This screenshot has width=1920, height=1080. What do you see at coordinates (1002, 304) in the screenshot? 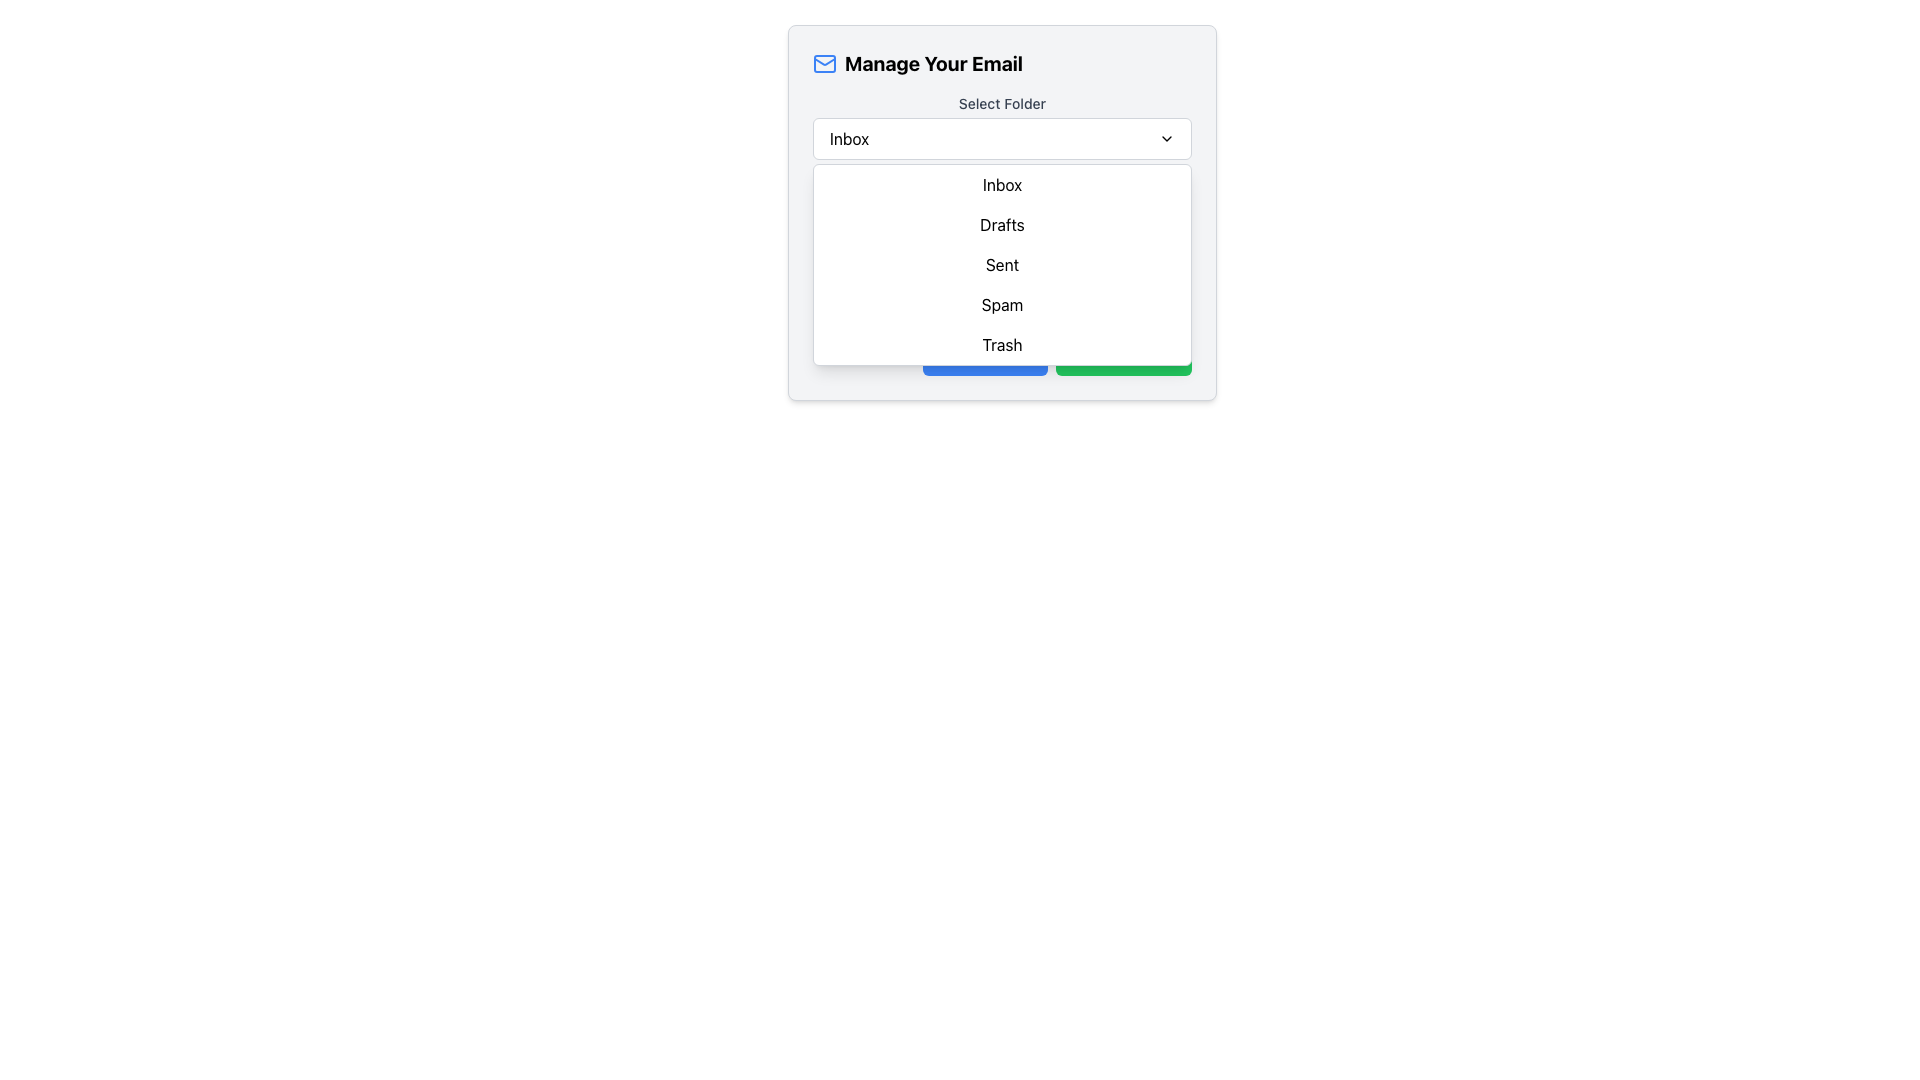
I see `the 'Spam' text label within the dropdown menu` at bounding box center [1002, 304].